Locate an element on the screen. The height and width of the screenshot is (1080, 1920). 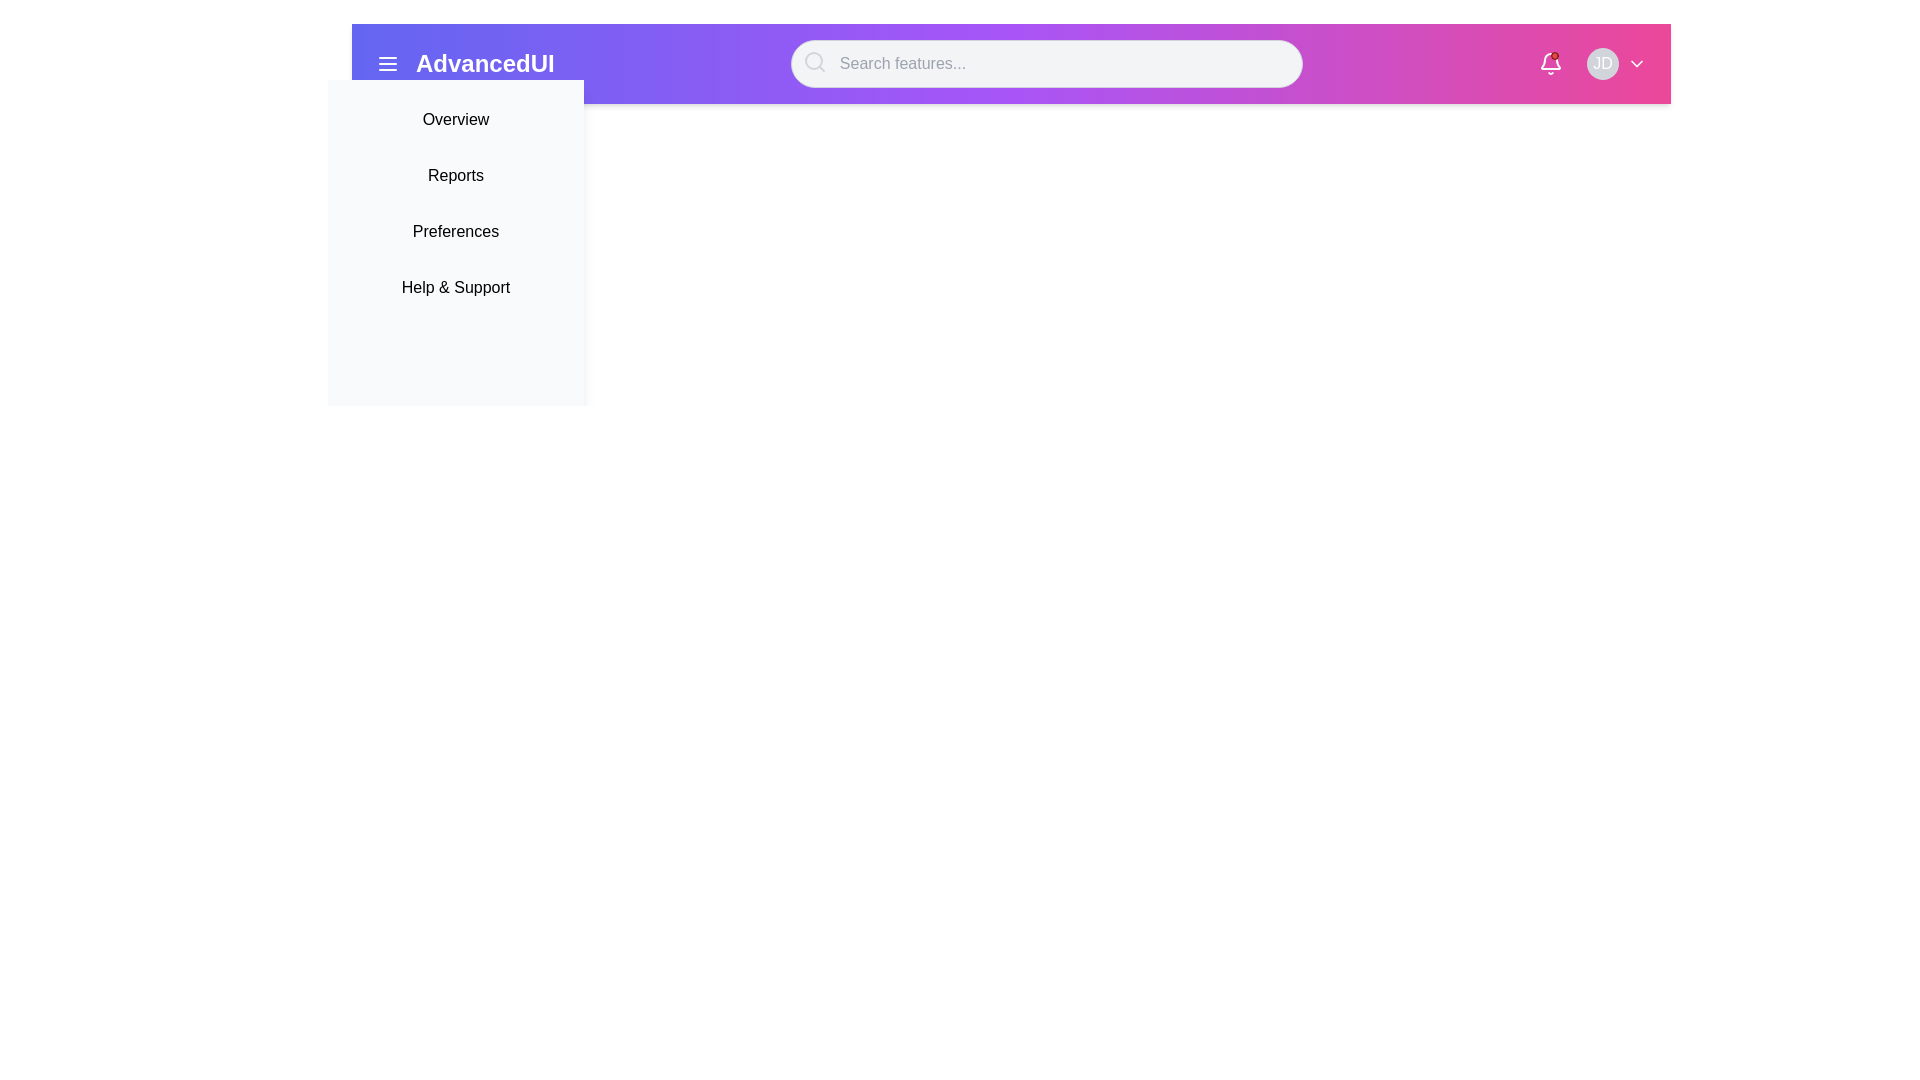
the branding text label located in the top navigation bar, which serves as a title indicator for the application and may link to the home page is located at coordinates (485, 63).